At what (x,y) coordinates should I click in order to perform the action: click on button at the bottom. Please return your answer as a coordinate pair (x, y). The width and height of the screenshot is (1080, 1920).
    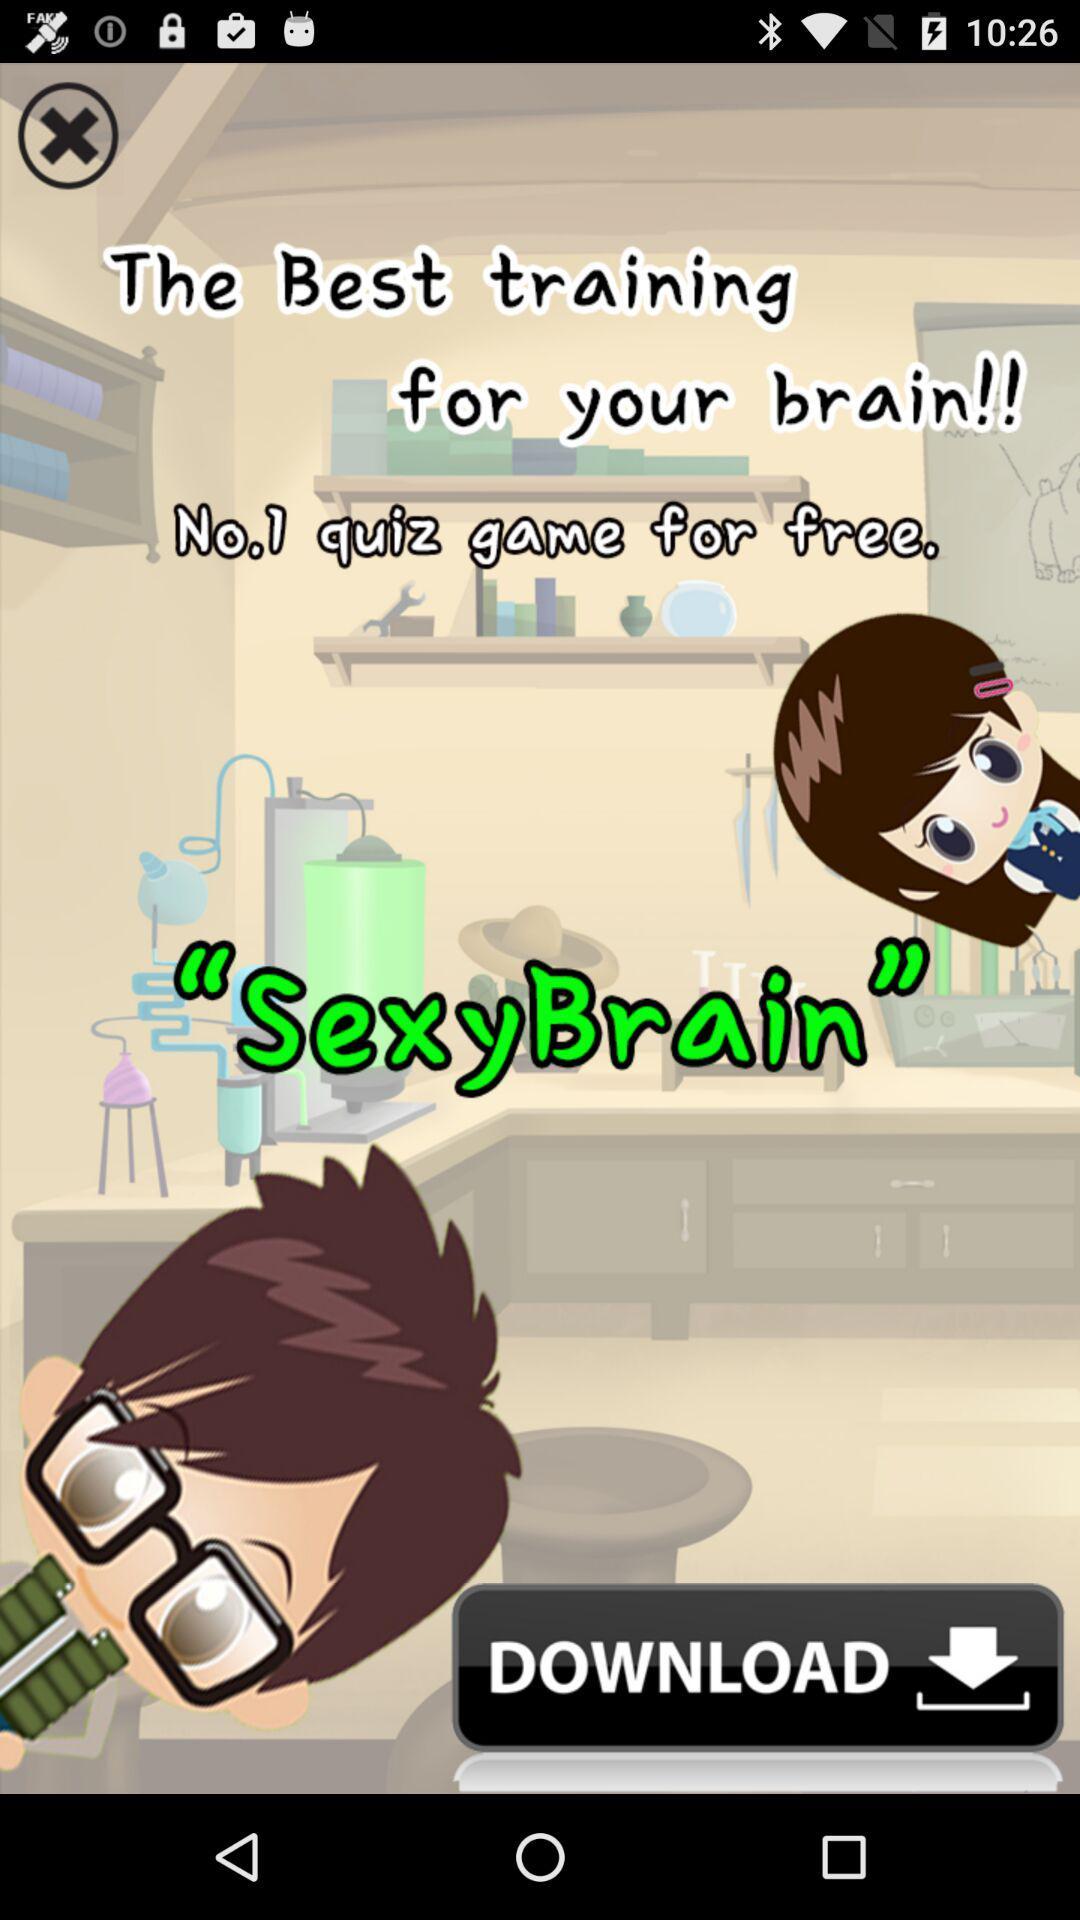
    Looking at the image, I should click on (540, 1687).